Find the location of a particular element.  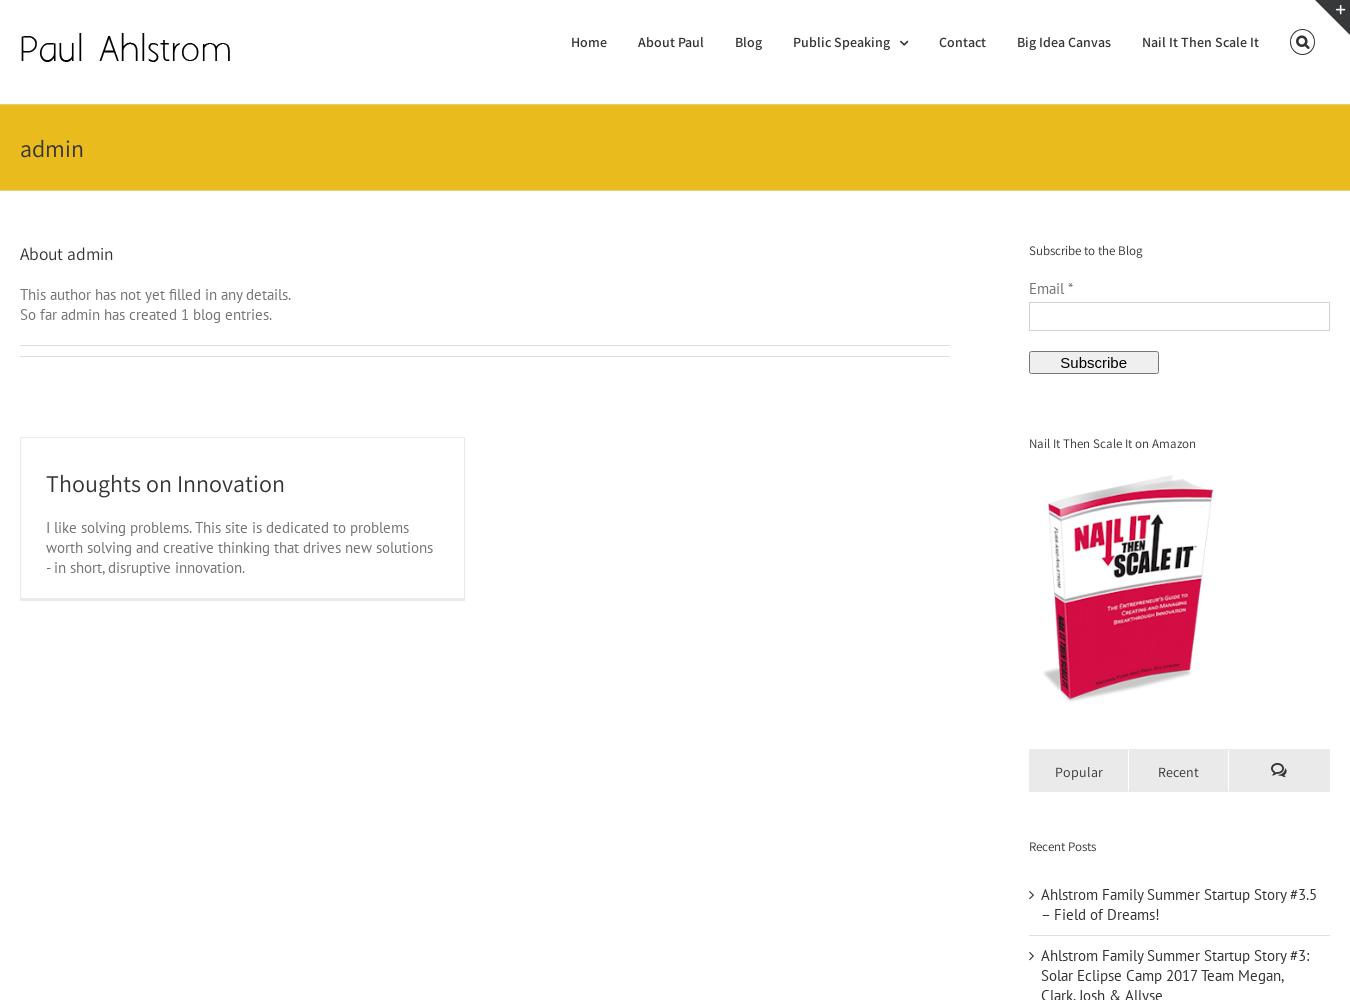

'Recent Posts' is located at coordinates (1061, 844).